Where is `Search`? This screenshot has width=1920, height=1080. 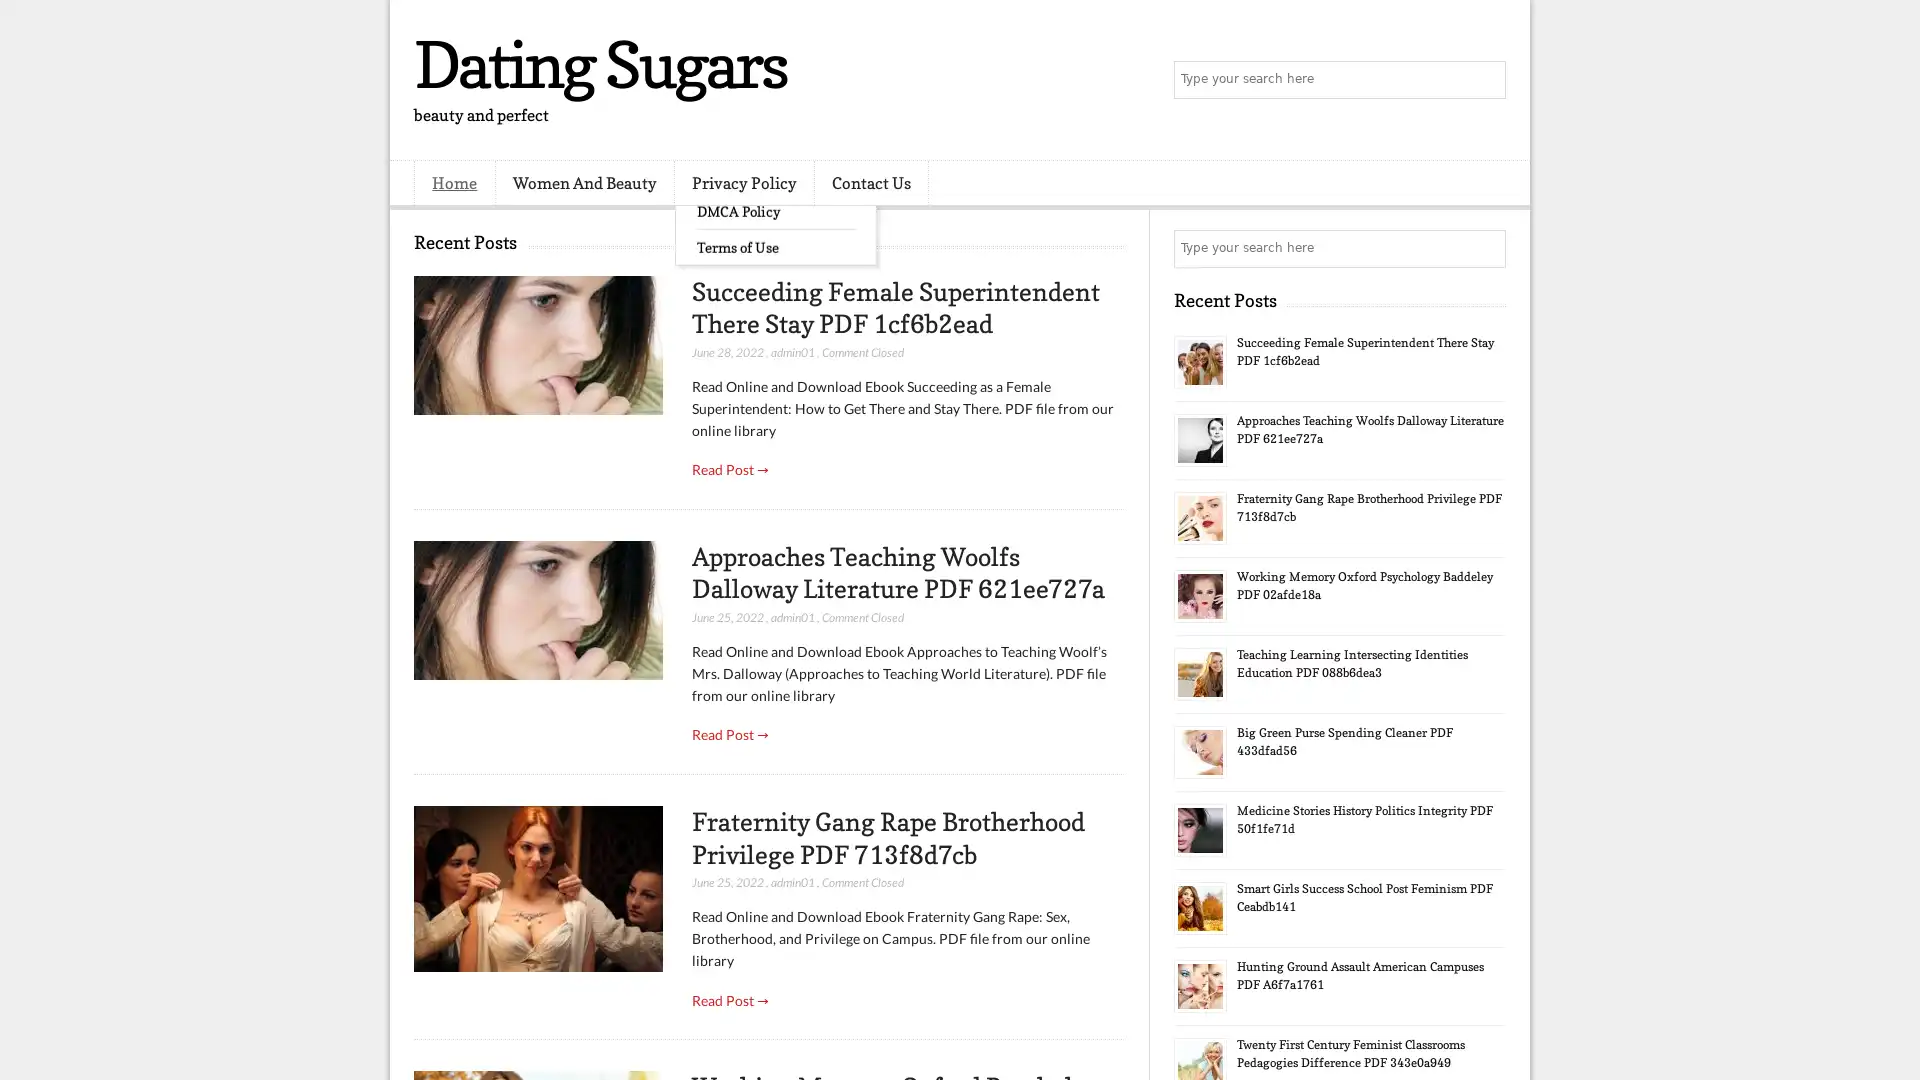 Search is located at coordinates (1485, 248).